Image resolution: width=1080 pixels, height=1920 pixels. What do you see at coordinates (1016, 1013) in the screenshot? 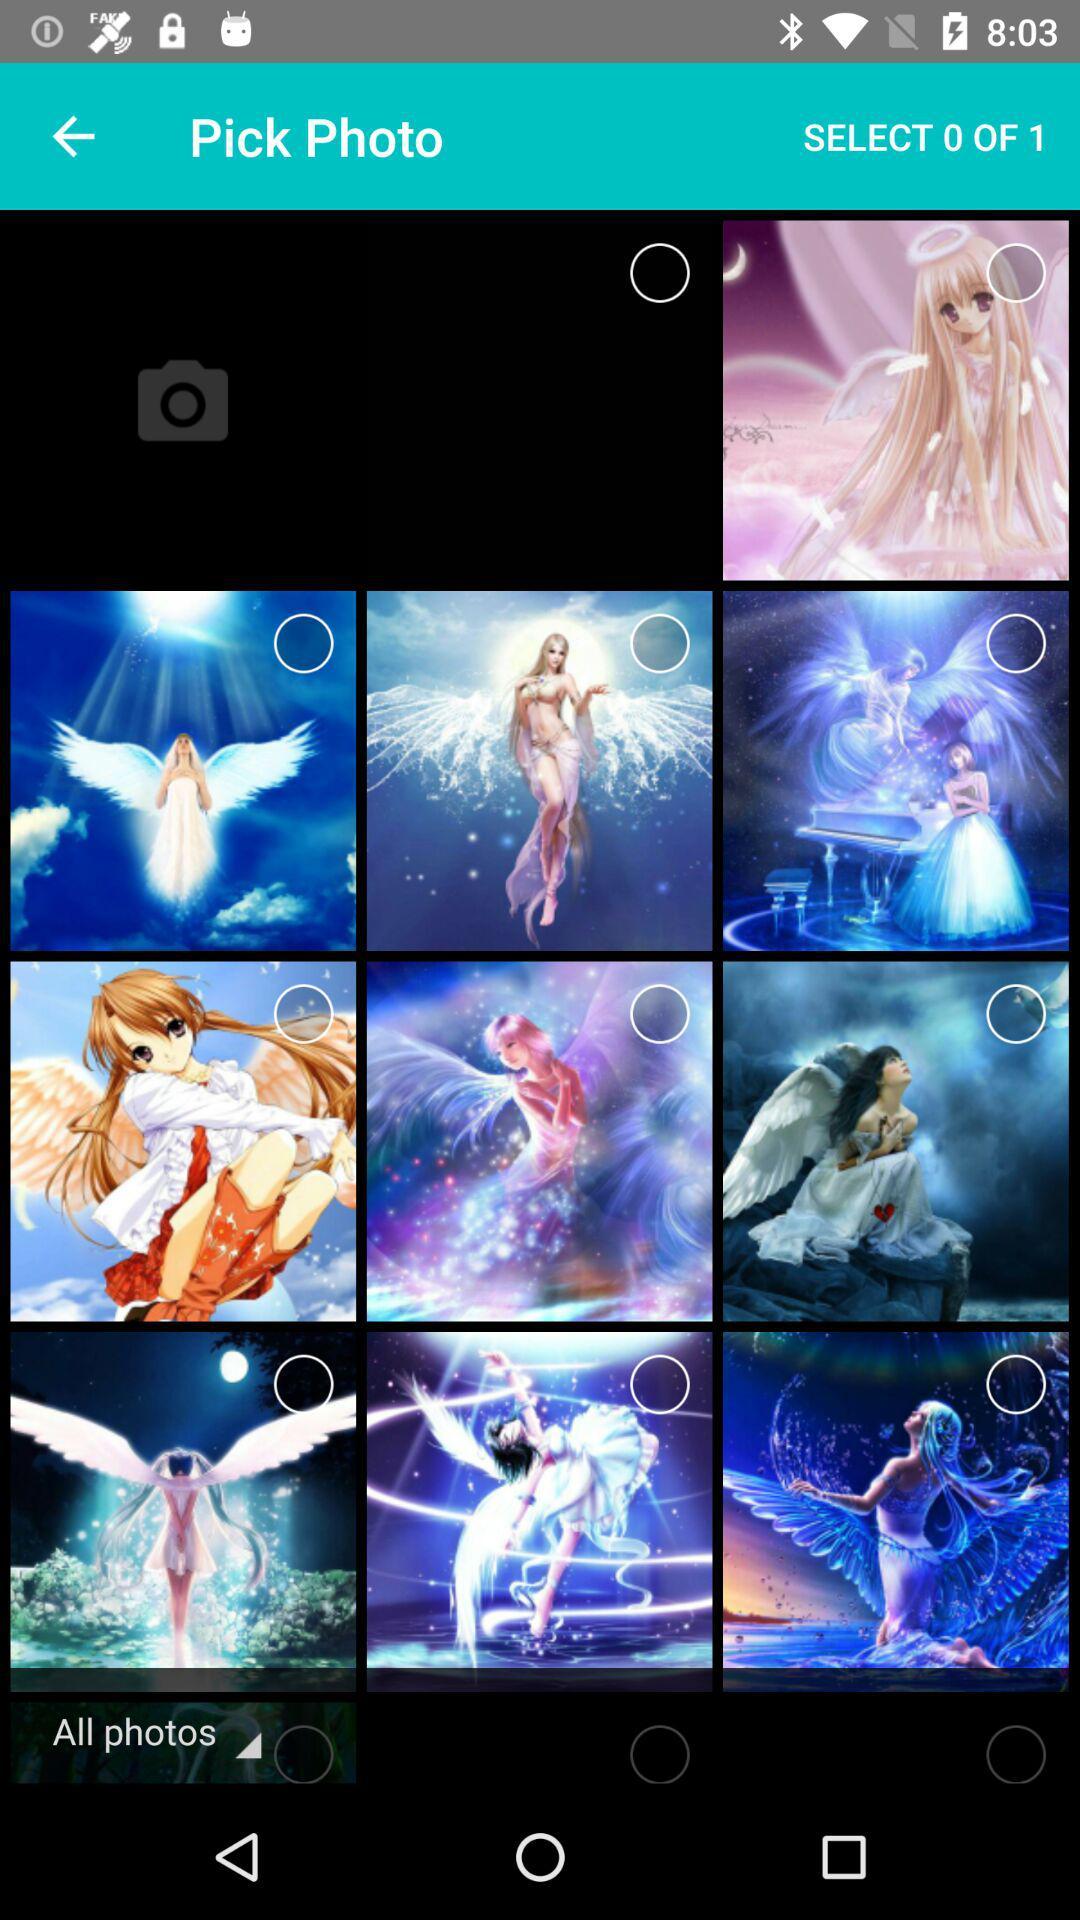
I see `photo` at bounding box center [1016, 1013].